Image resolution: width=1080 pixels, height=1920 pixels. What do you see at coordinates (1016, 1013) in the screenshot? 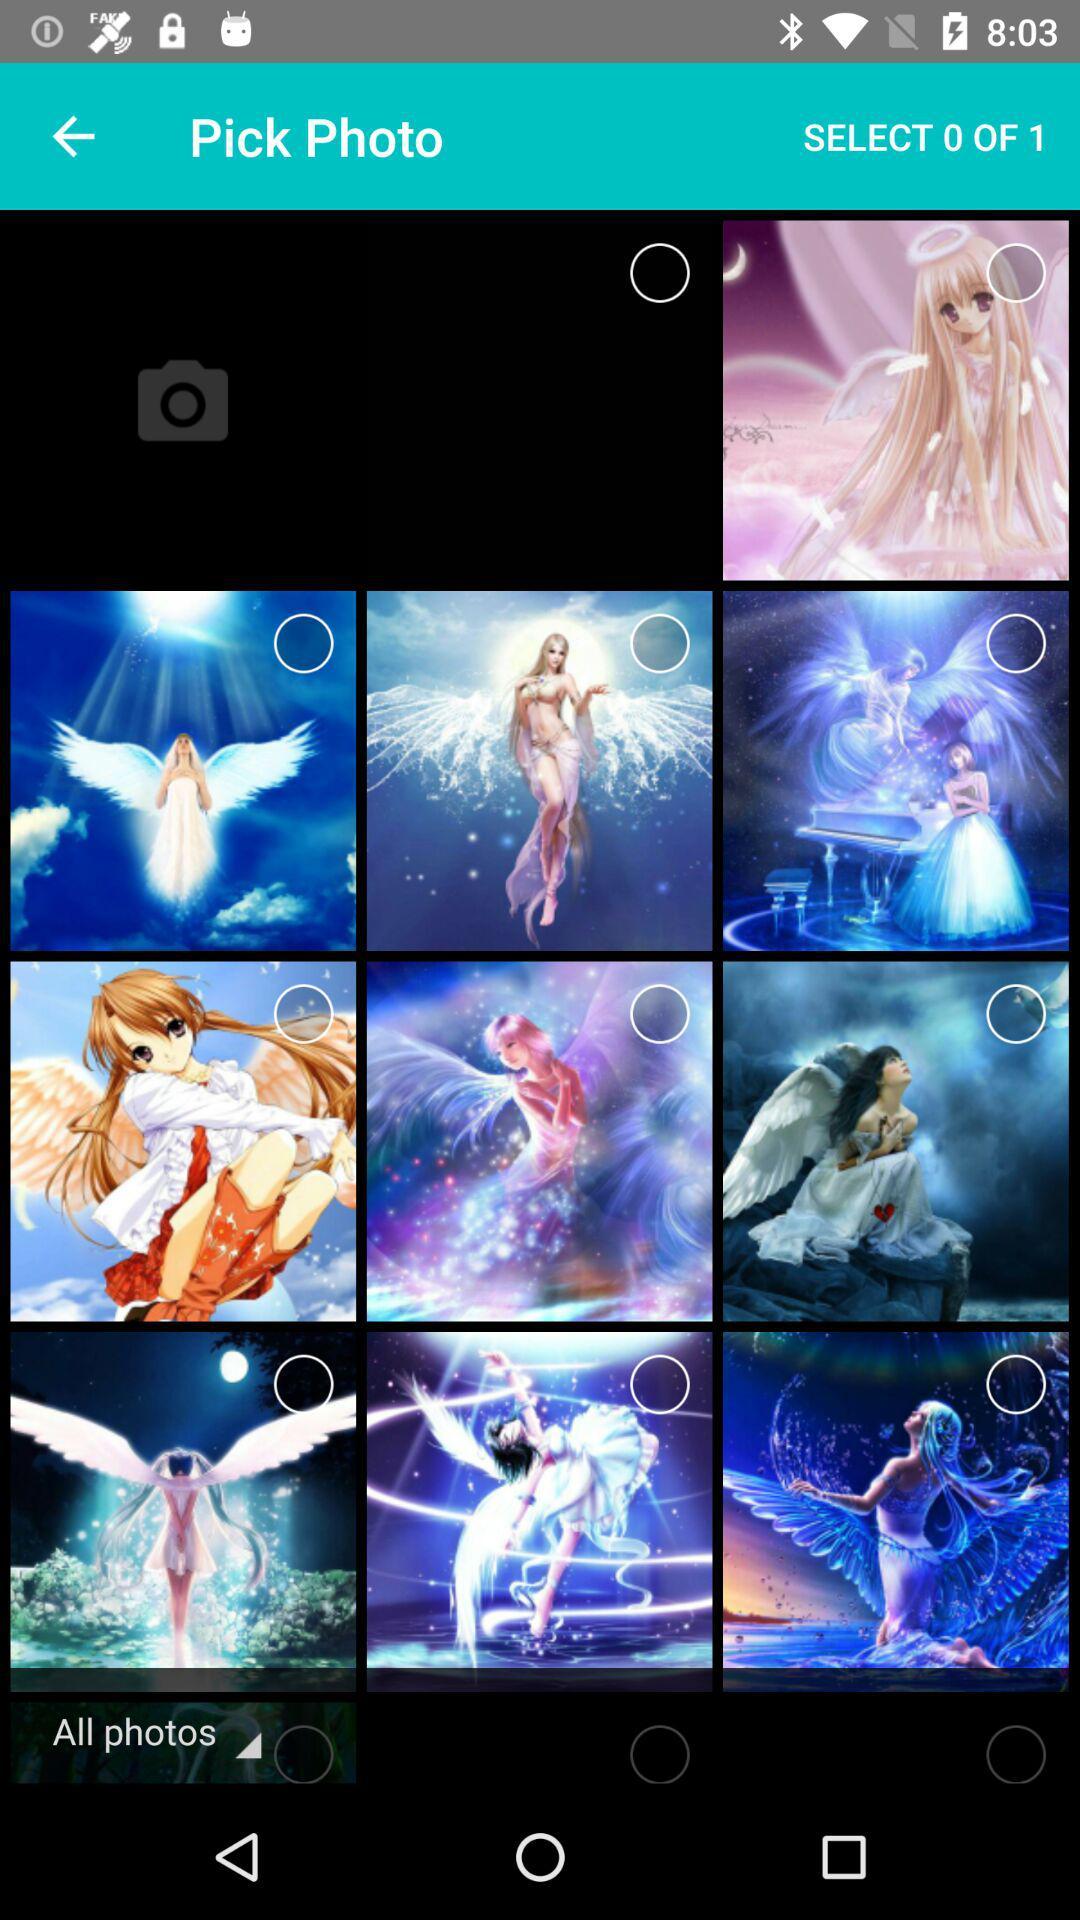
I see `photo` at bounding box center [1016, 1013].